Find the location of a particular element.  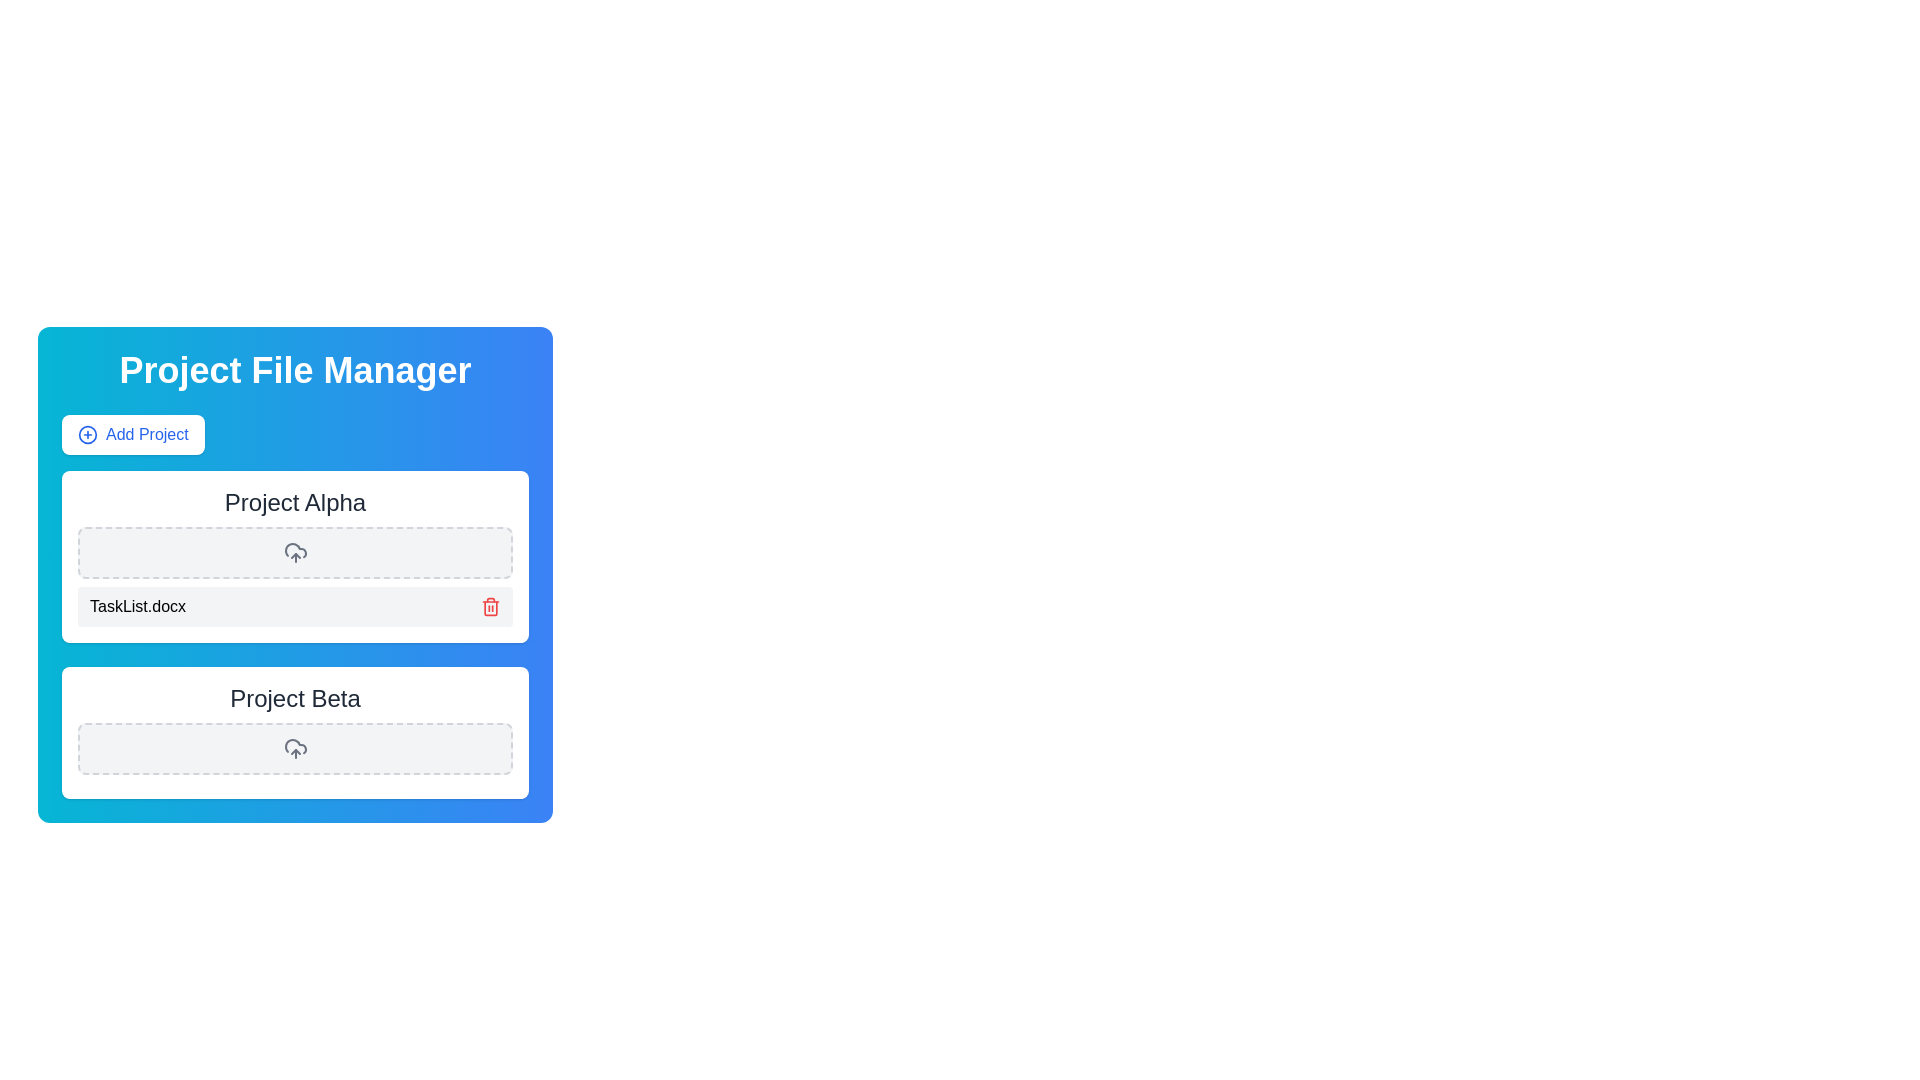

and drop a file into the file upload area located below the 'Project Alpha' title and above the 'TaskList.docx' file details is located at coordinates (294, 552).